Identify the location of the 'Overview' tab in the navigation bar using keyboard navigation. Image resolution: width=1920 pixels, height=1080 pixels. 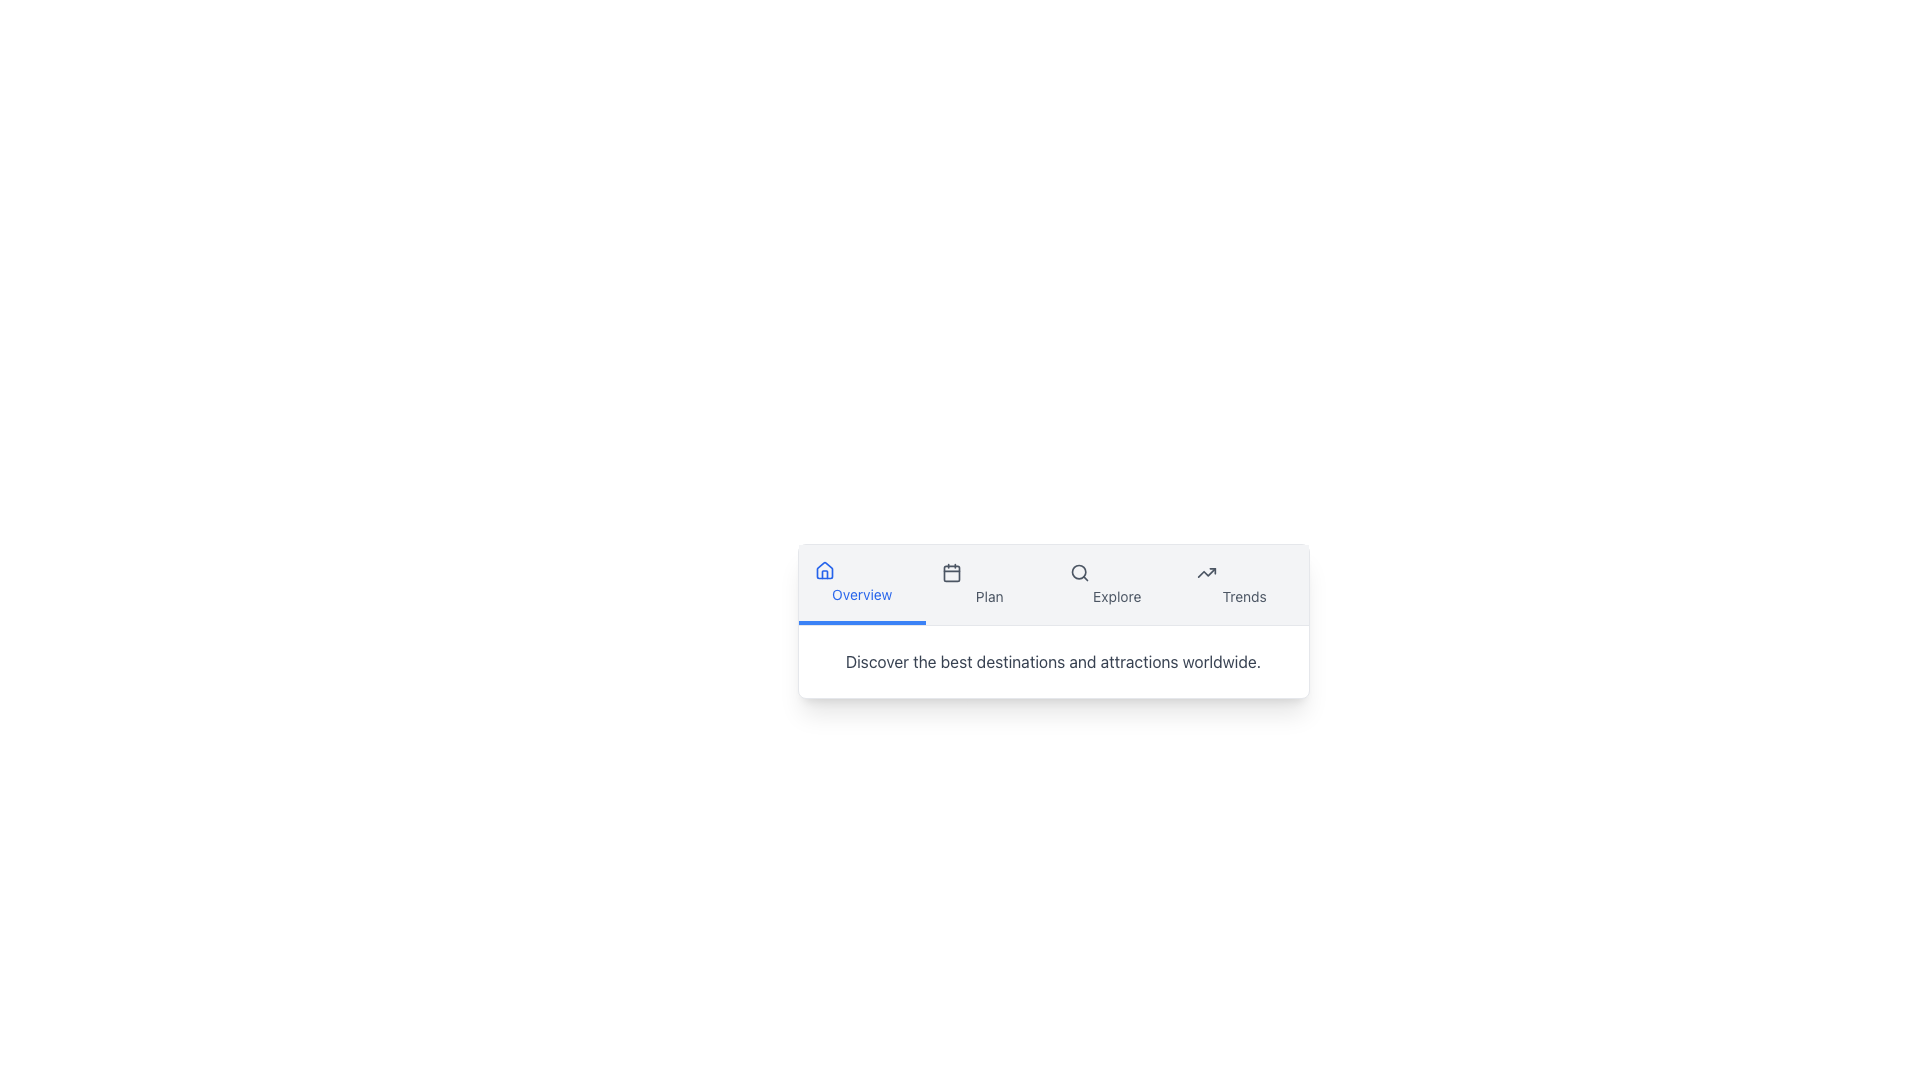
(862, 585).